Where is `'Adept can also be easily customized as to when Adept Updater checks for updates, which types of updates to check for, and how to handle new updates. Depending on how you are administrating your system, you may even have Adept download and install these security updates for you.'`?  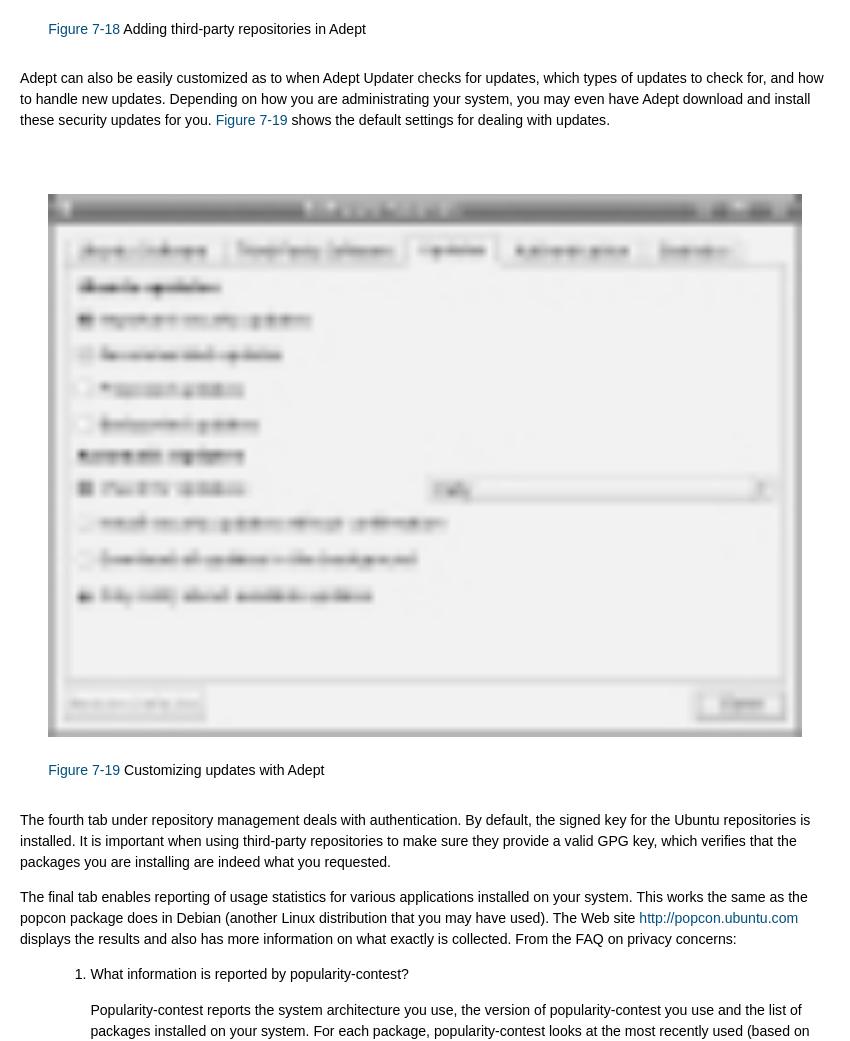
'Adept can also be easily customized as to when Adept Updater checks for updates, which types of updates to check for, and how to handle new updates. Depending on how you are administrating your system, you may even have Adept download and install these security updates for you.' is located at coordinates (421, 97).